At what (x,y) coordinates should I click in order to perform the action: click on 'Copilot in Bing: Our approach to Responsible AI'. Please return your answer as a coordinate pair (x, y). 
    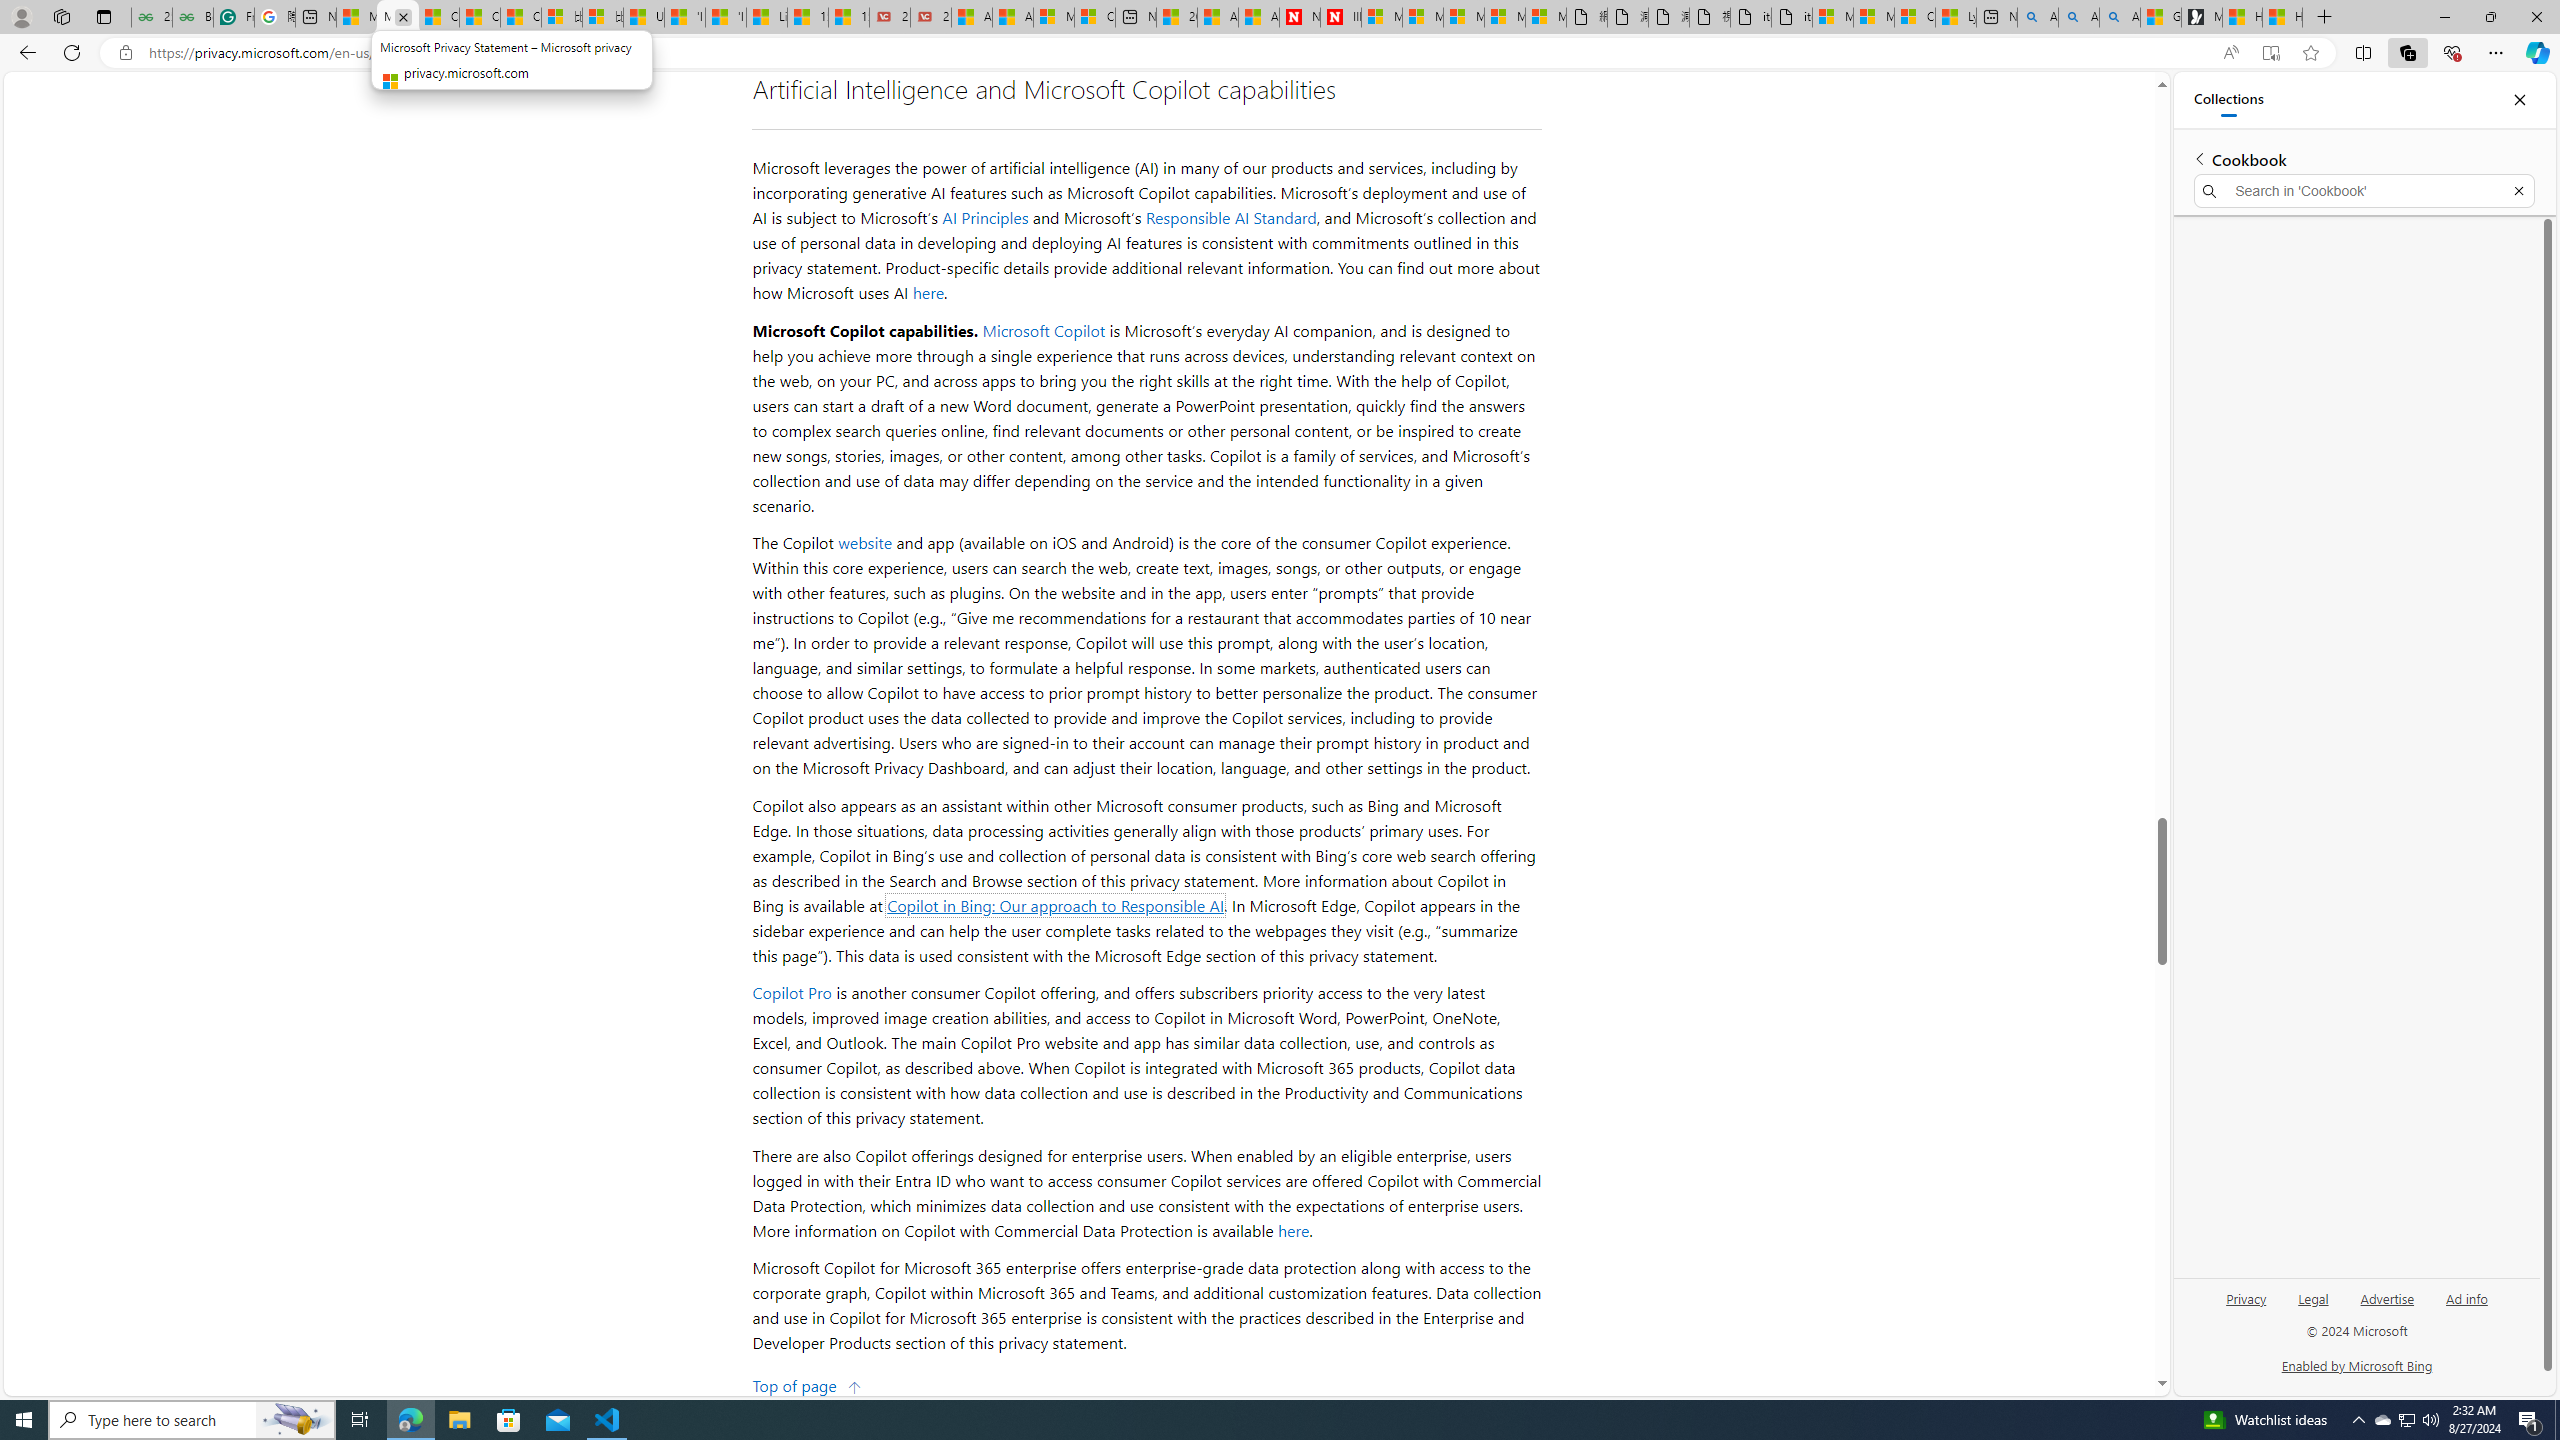
    Looking at the image, I should click on (1055, 904).